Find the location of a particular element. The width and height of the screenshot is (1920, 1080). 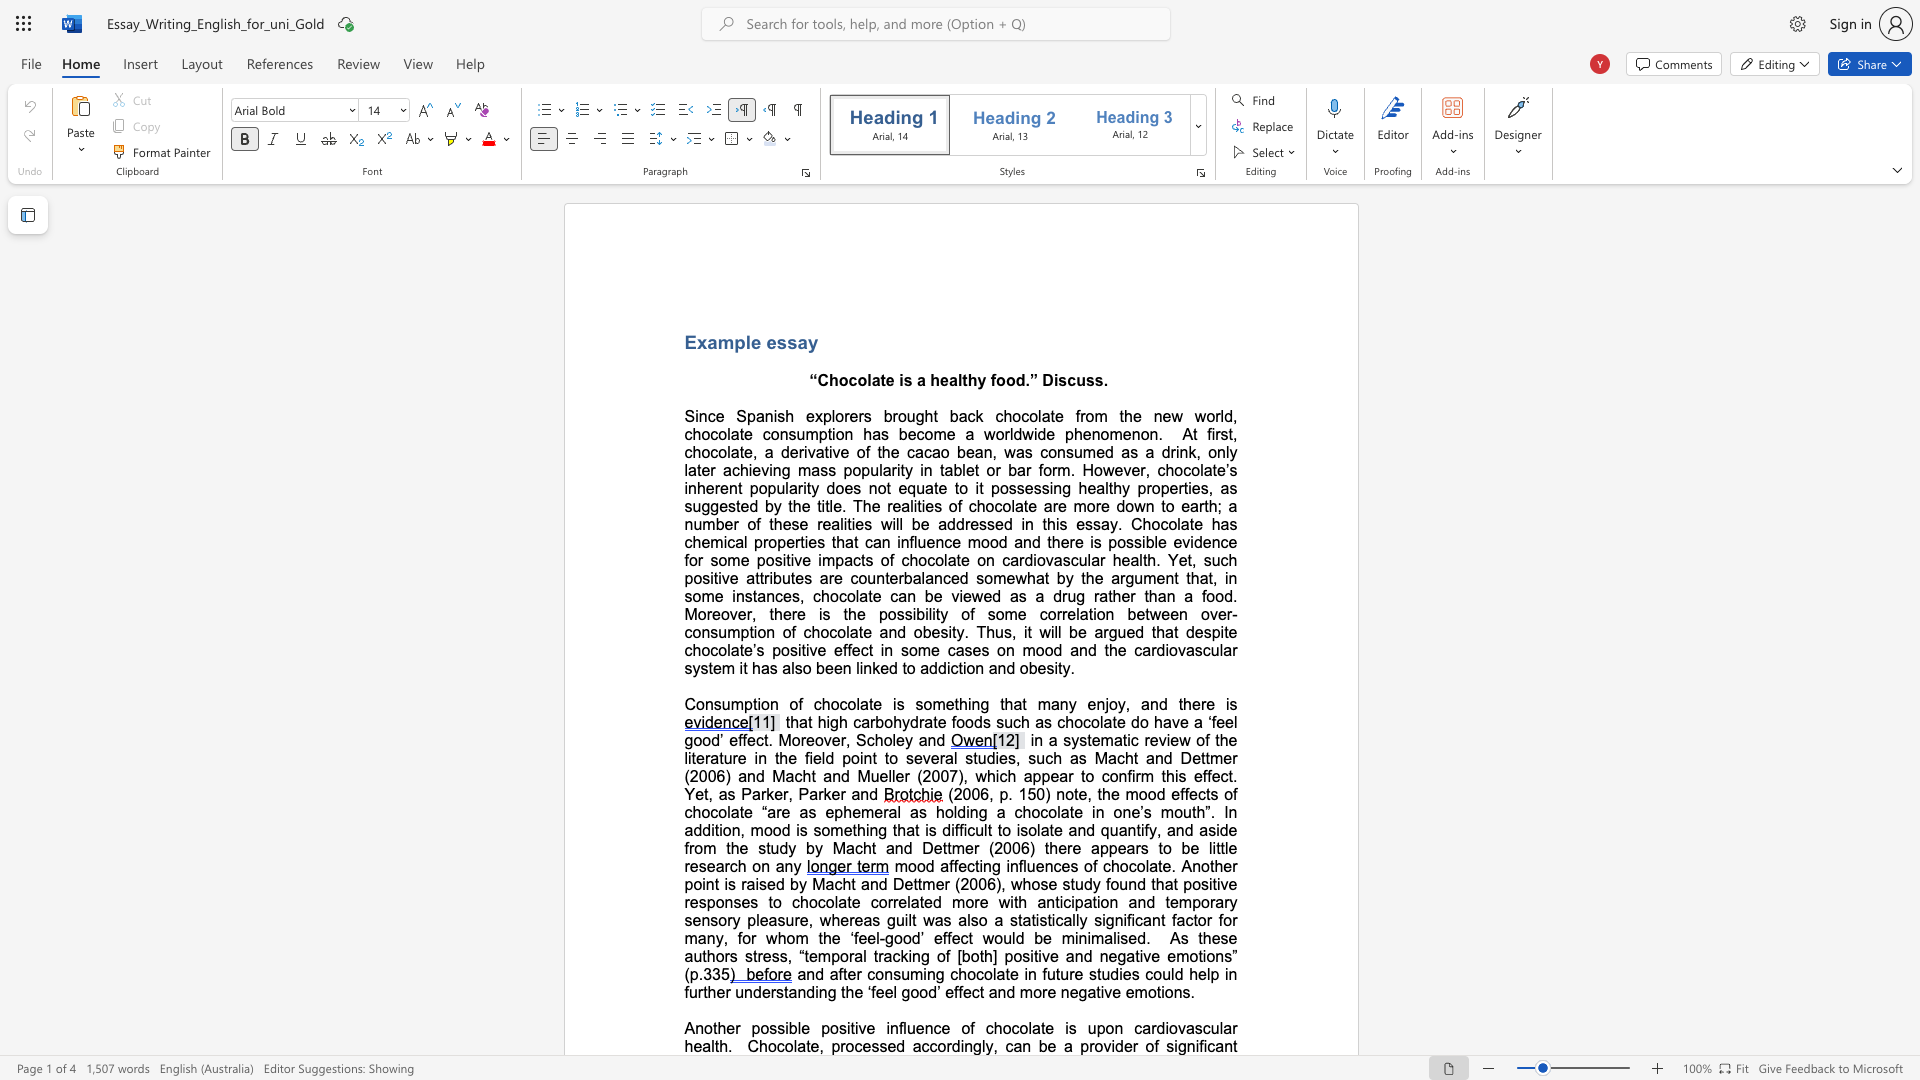

the subset text "ething that many enjo" within the text "Consumption of chocolate is something that many enjoy, and there is" is located at coordinates (944, 703).